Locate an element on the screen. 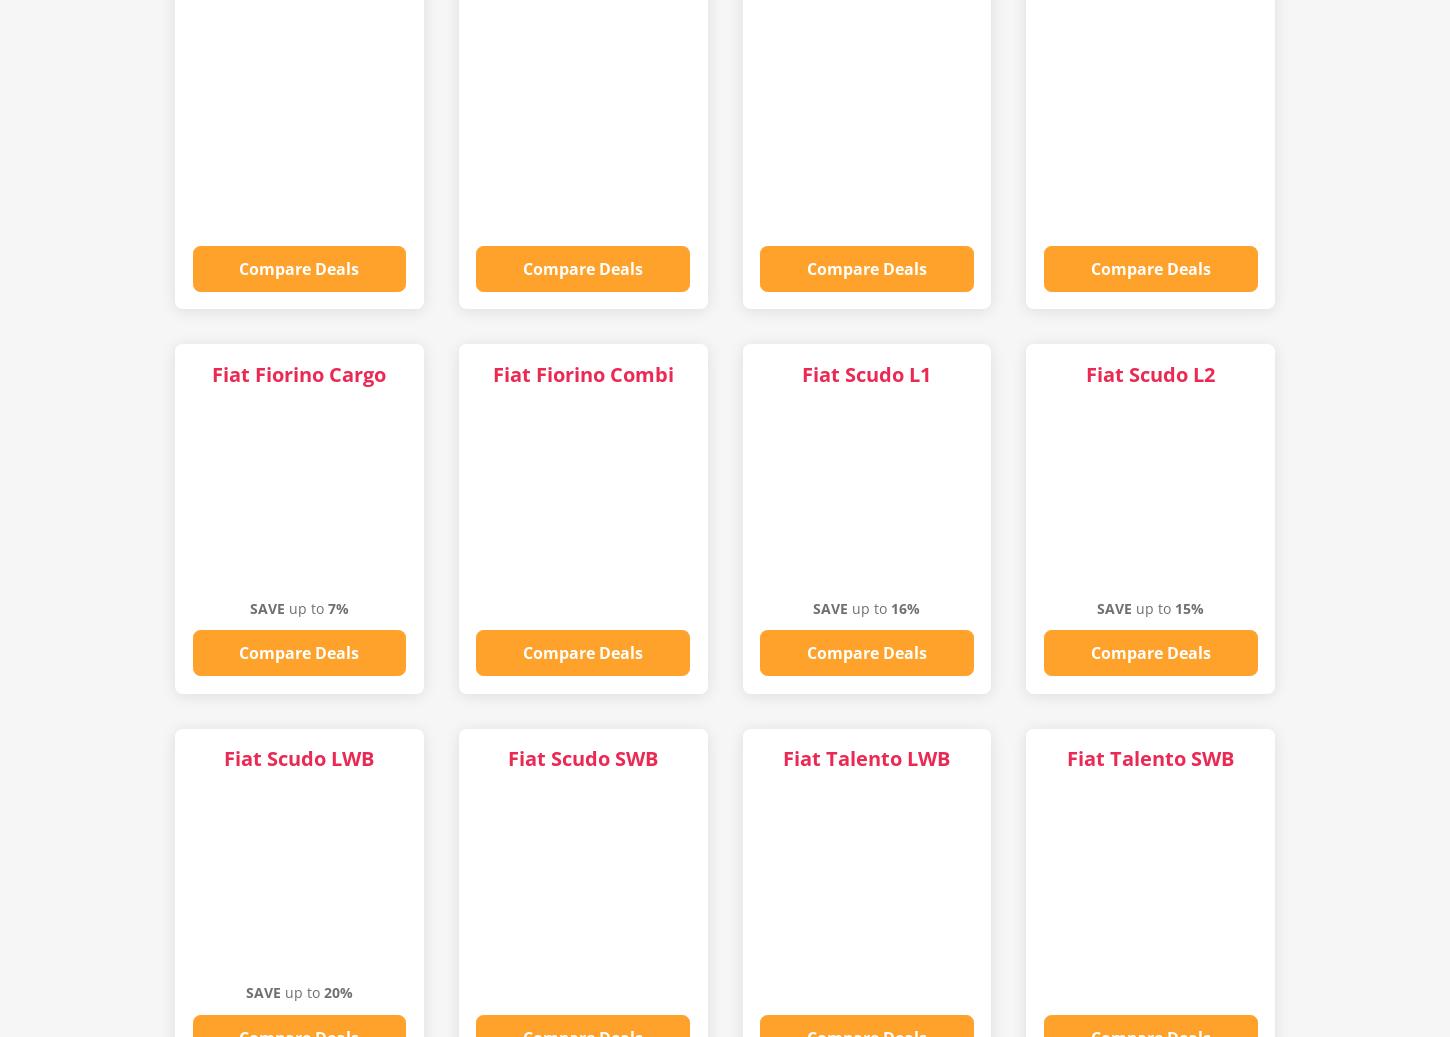 This screenshot has height=1037, width=1450. '7%' is located at coordinates (337, 607).